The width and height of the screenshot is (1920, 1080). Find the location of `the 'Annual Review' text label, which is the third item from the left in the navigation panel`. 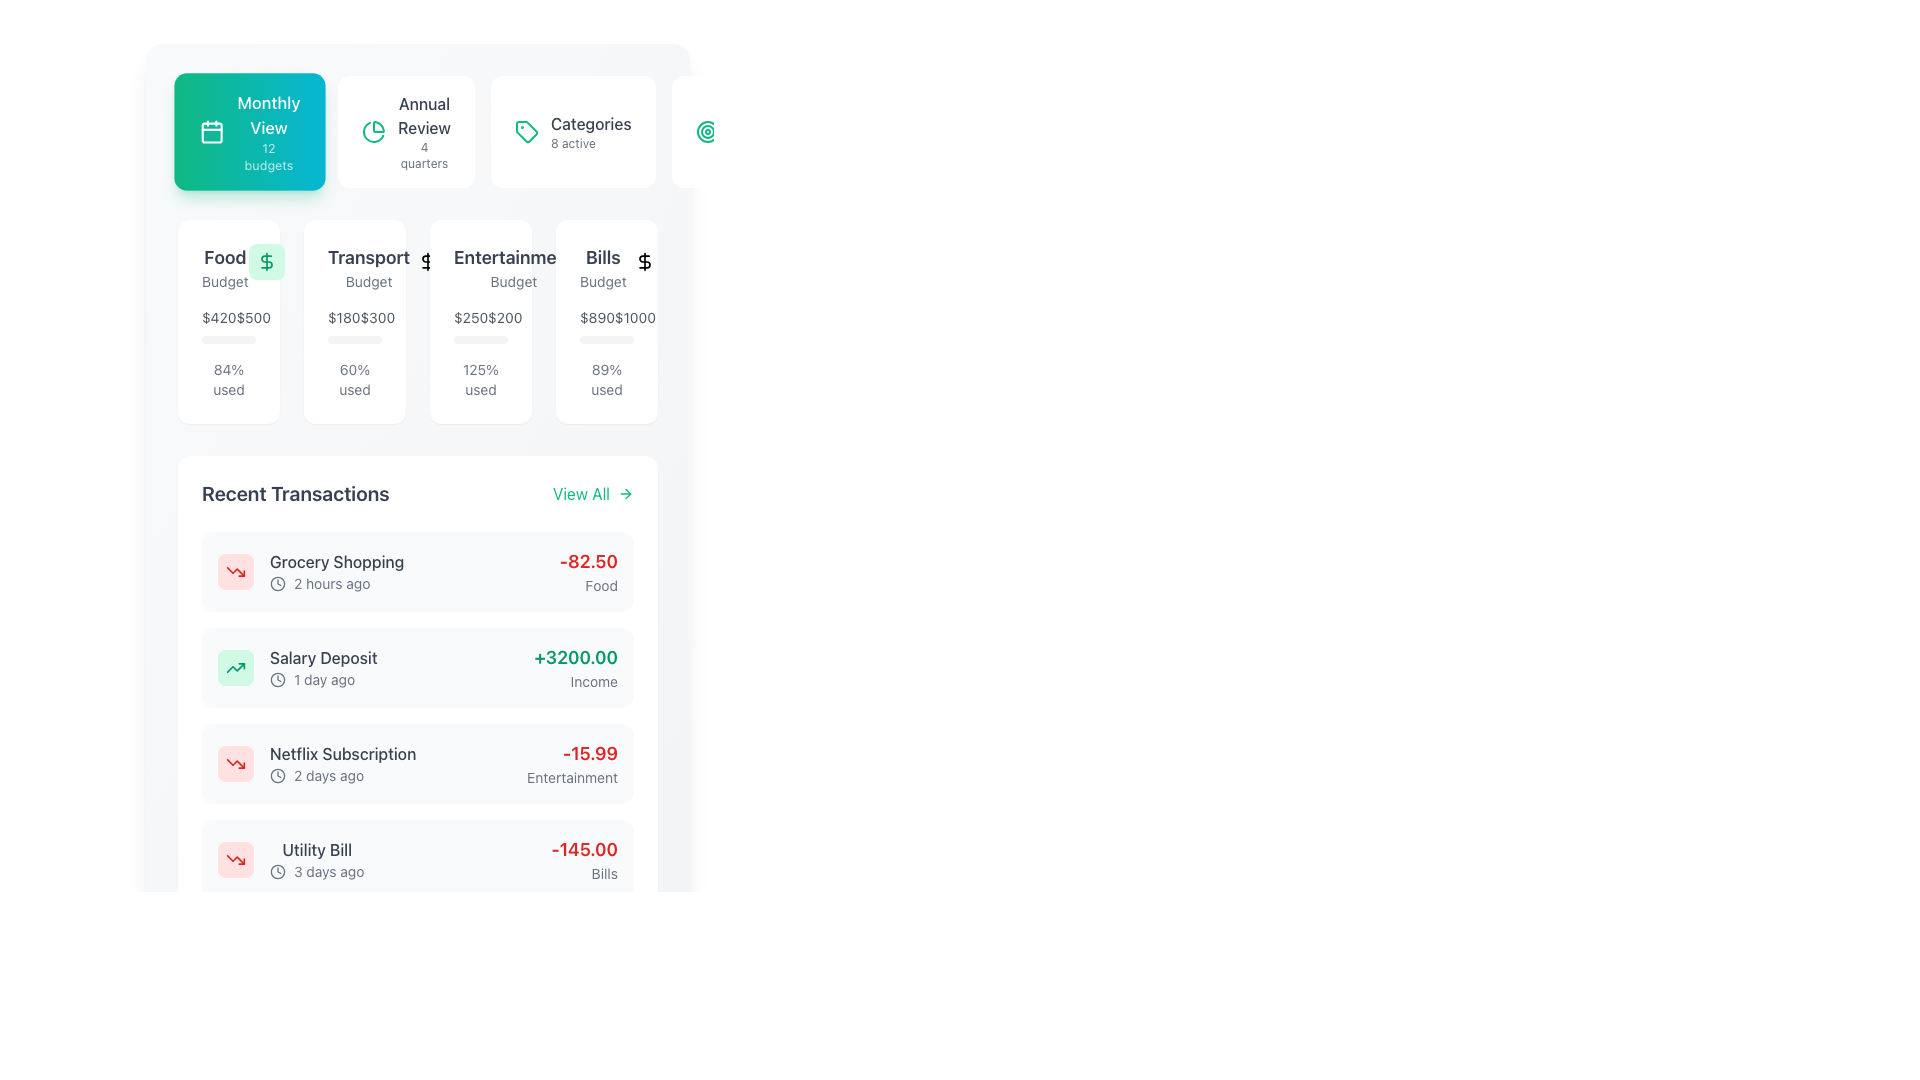

the 'Annual Review' text label, which is the third item from the left in the navigation panel is located at coordinates (423, 131).